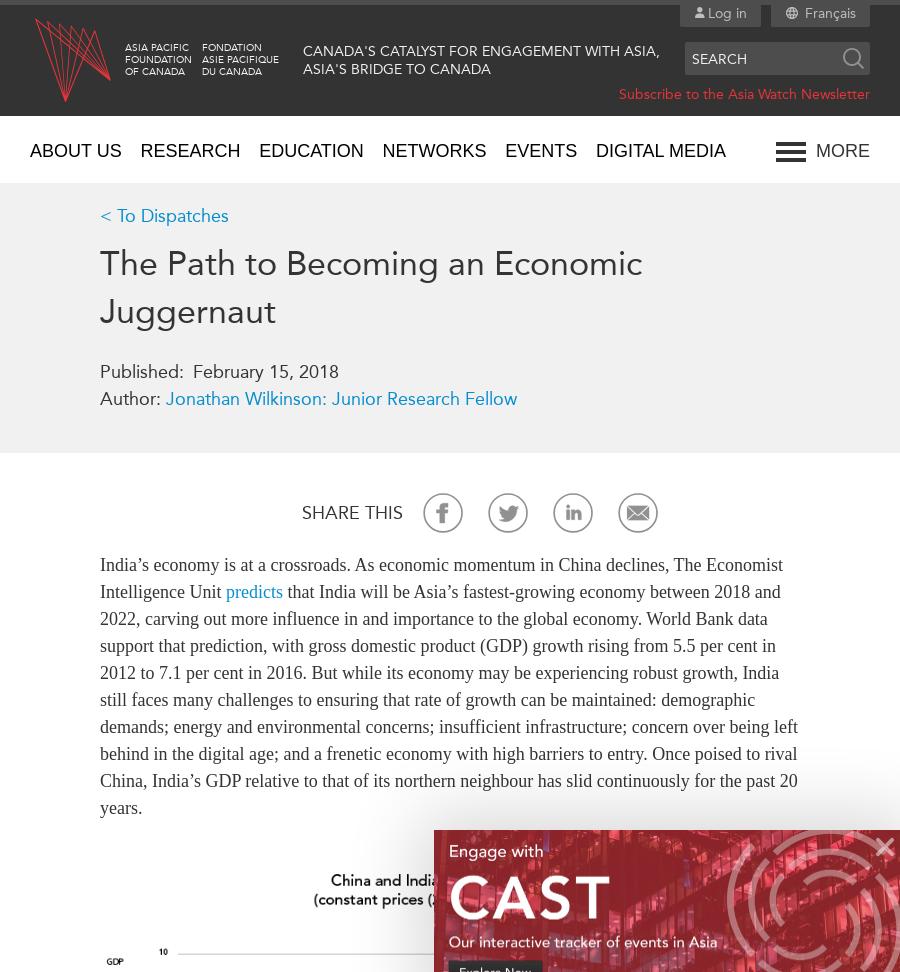 The height and width of the screenshot is (972, 900). What do you see at coordinates (480, 50) in the screenshot?
I see `'Canada's Catalyst for Engagement with Asia,'` at bounding box center [480, 50].